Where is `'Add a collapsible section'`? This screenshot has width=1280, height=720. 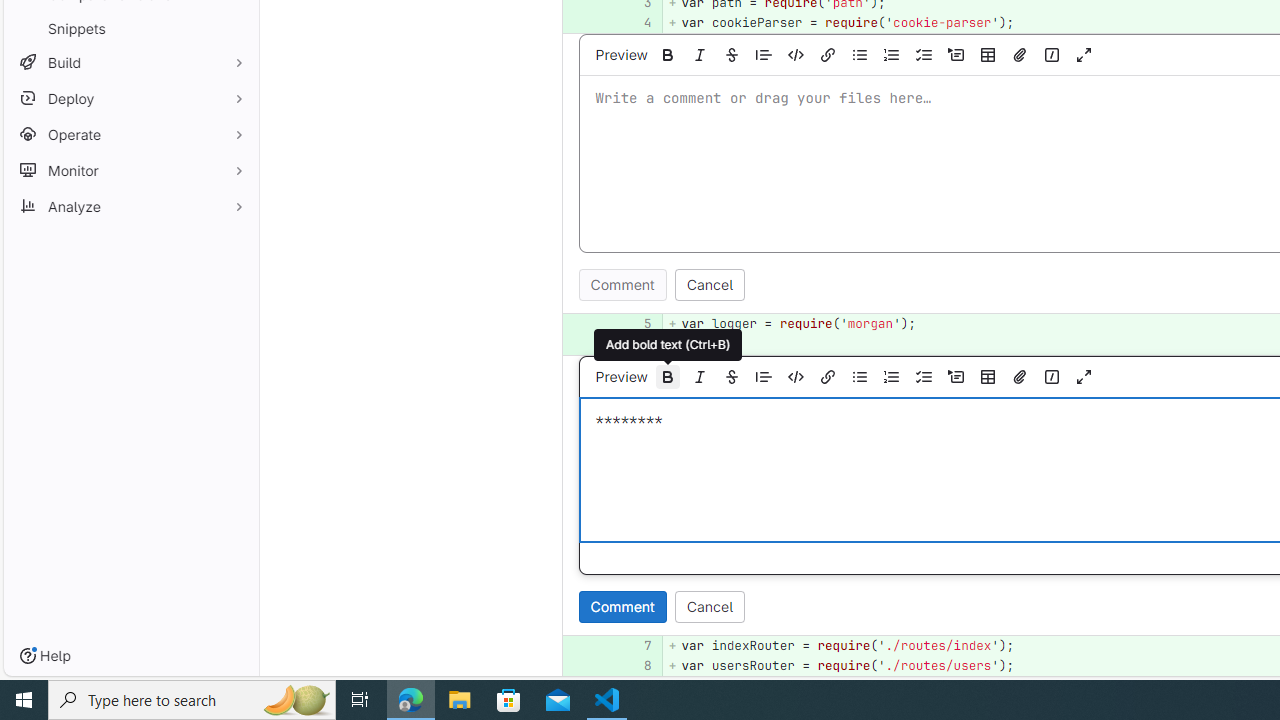 'Add a collapsible section' is located at coordinates (955, 376).